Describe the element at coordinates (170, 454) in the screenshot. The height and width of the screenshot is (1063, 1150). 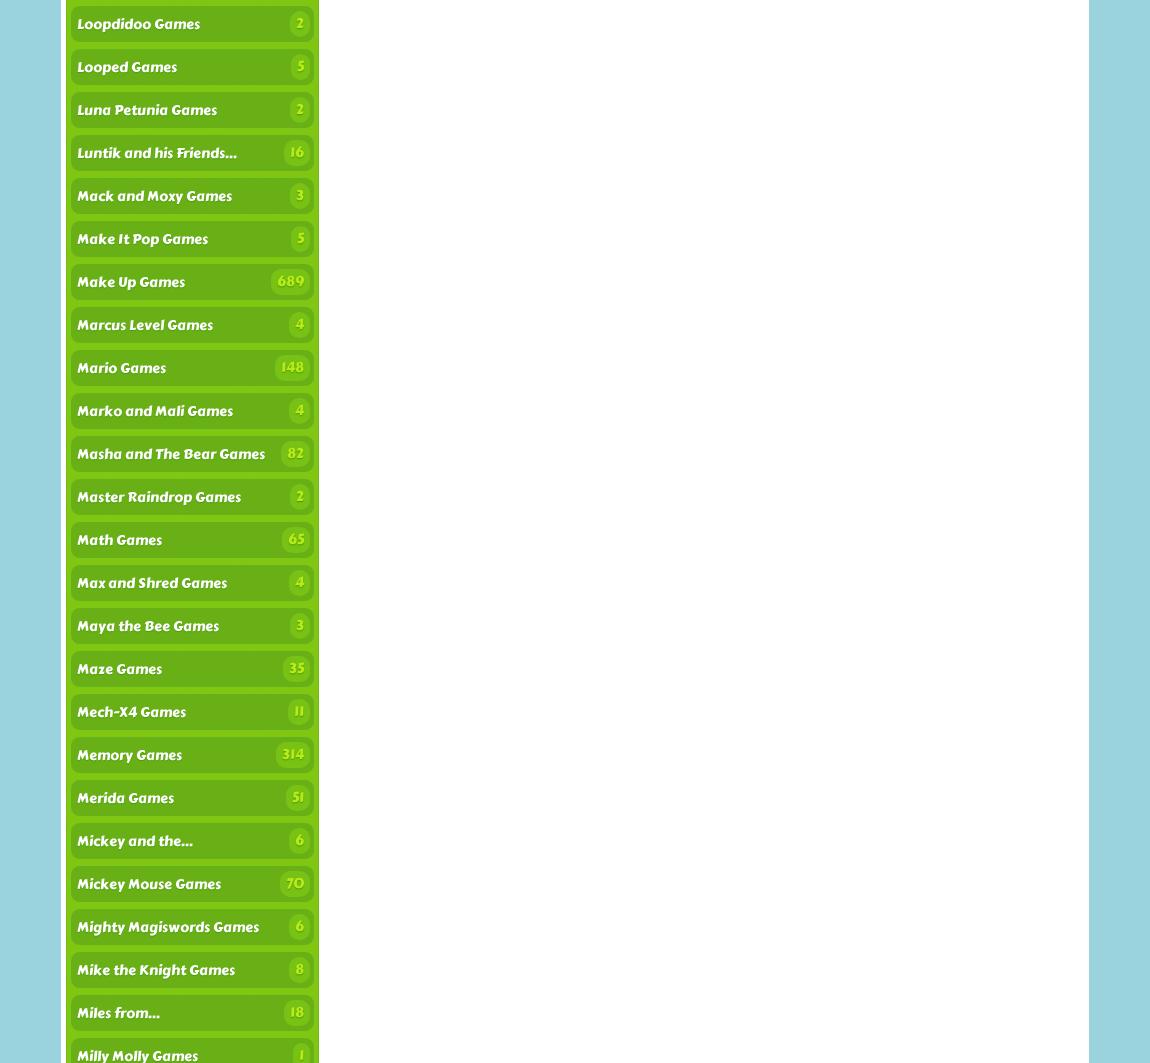
I see `'Masha and The Bear Games'` at that location.